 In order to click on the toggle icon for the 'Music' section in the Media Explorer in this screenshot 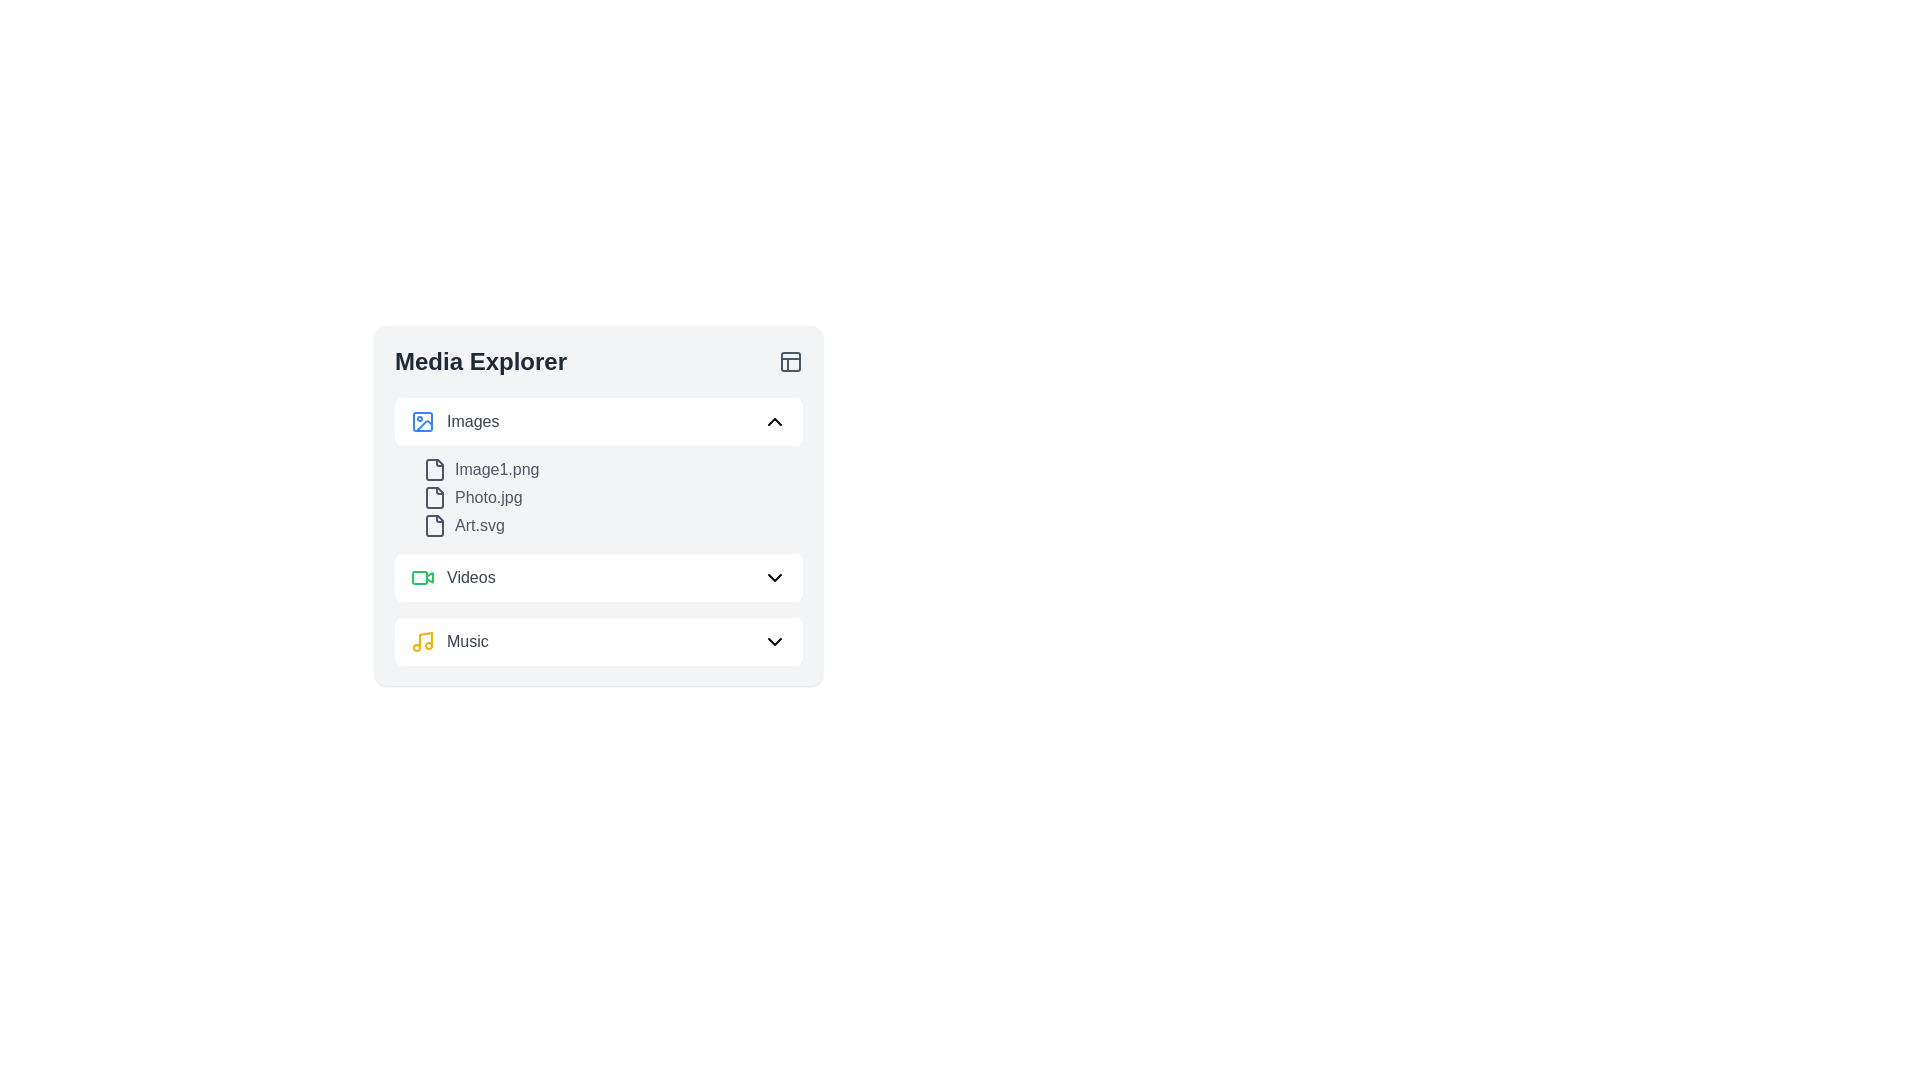, I will do `click(773, 641)`.